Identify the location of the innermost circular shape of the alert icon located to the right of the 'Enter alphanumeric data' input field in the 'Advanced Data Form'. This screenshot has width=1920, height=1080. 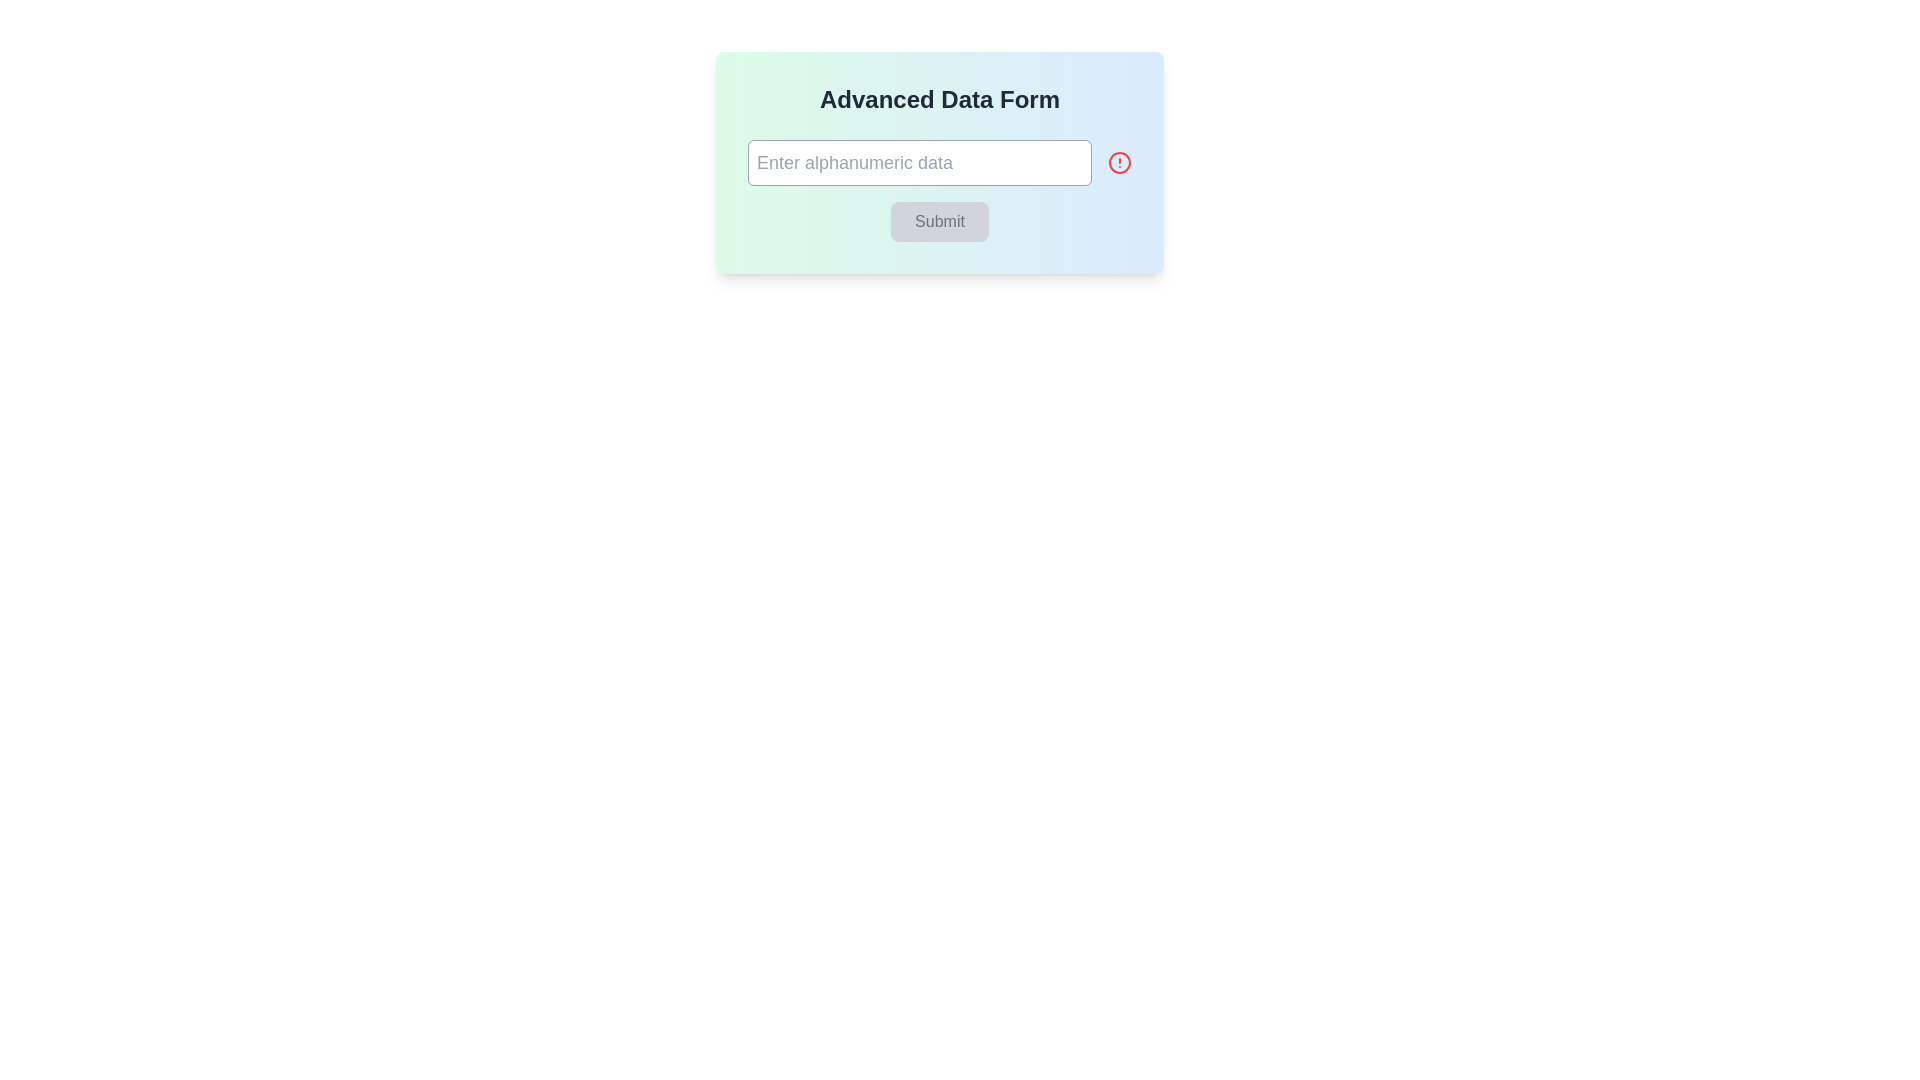
(1118, 161).